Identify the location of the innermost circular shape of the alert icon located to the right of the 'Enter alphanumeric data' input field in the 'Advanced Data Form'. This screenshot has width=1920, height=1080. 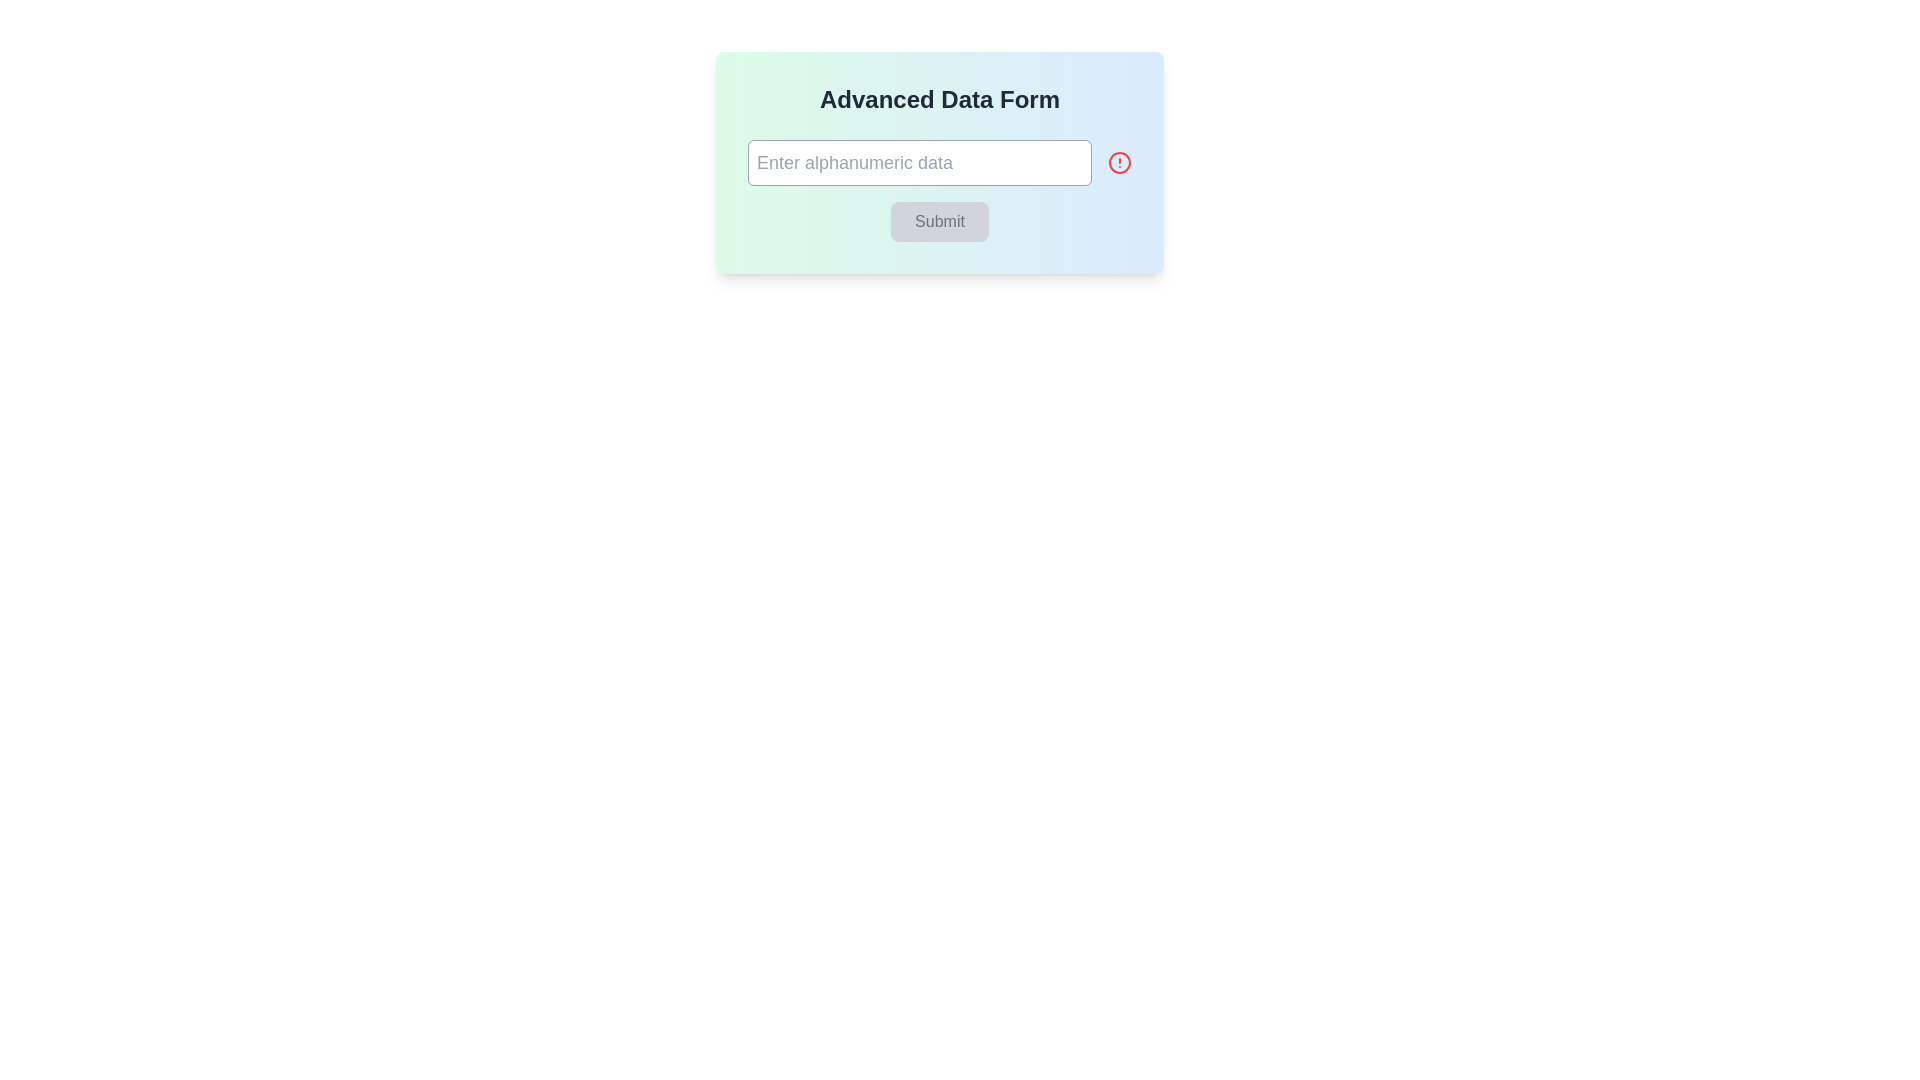
(1118, 161).